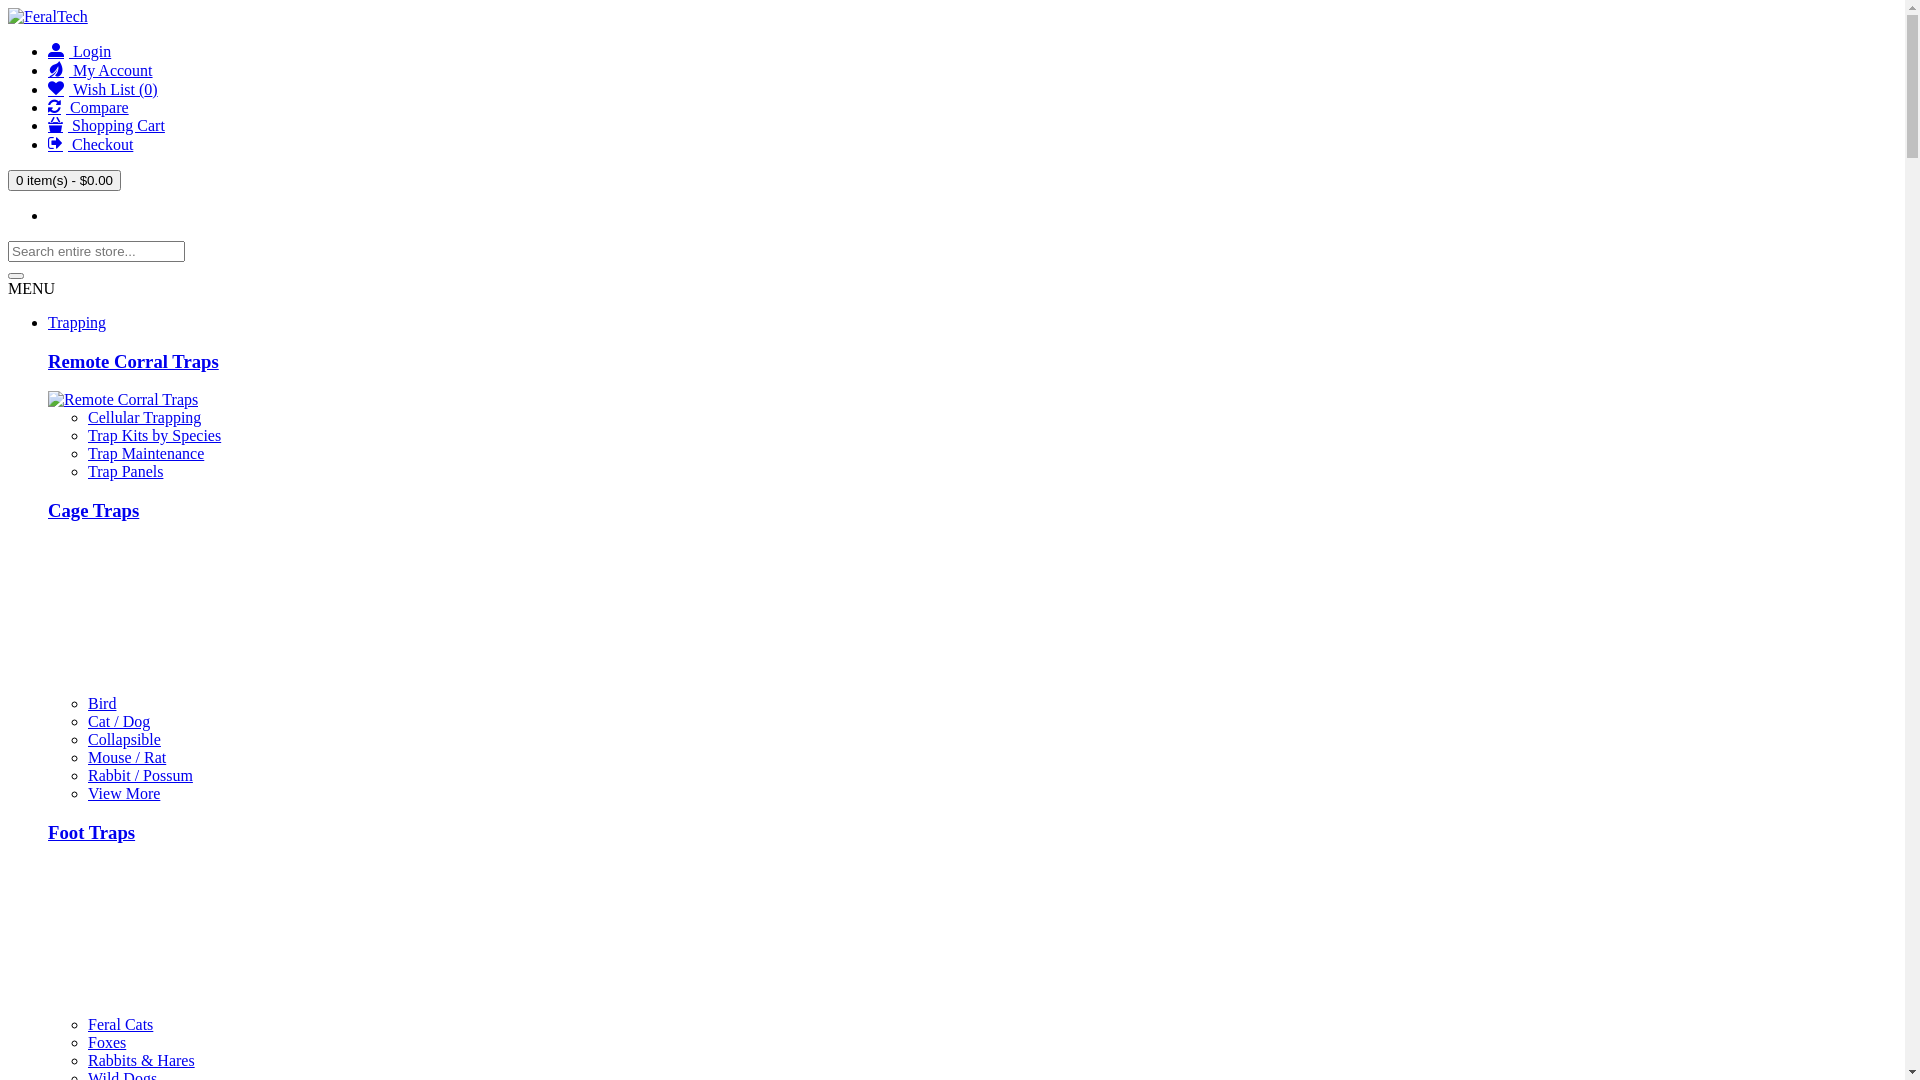  What do you see at coordinates (87, 107) in the screenshot?
I see `'Compare'` at bounding box center [87, 107].